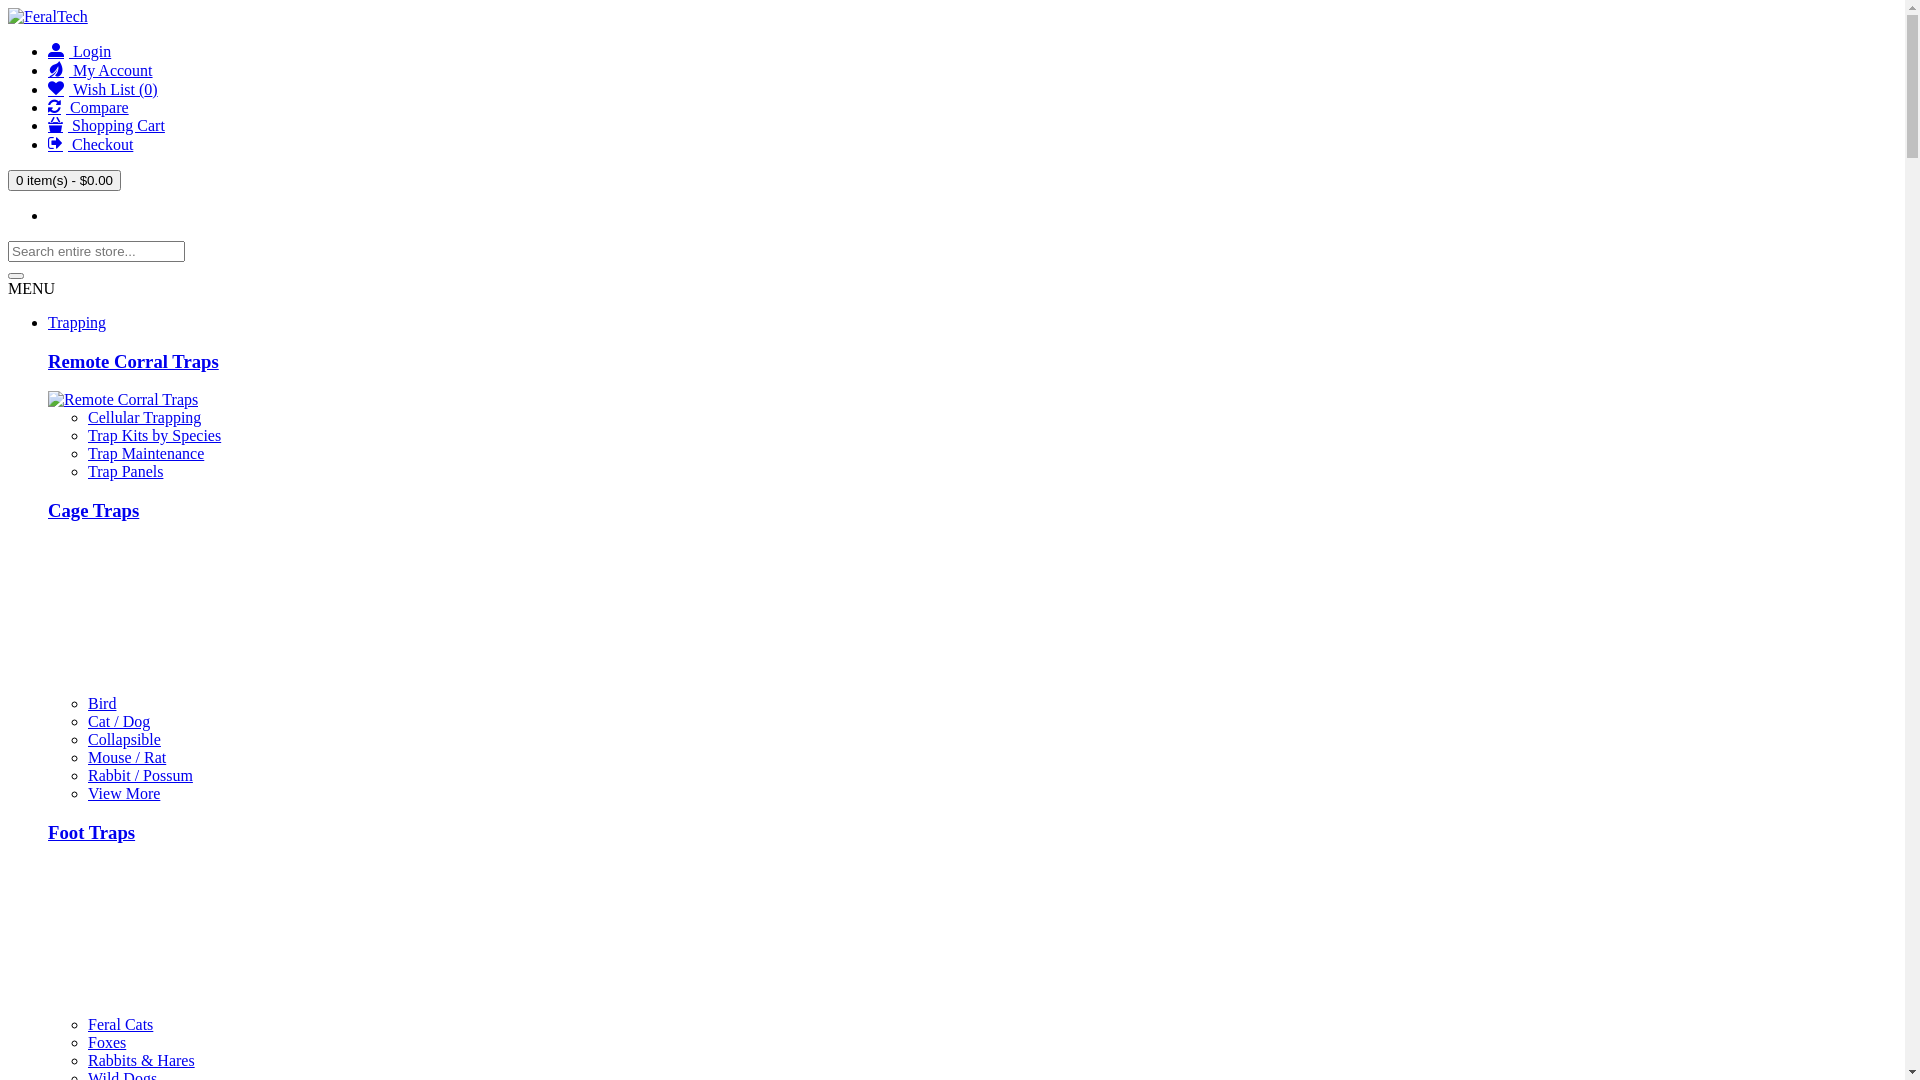  What do you see at coordinates (87, 107) in the screenshot?
I see `'Compare'` at bounding box center [87, 107].